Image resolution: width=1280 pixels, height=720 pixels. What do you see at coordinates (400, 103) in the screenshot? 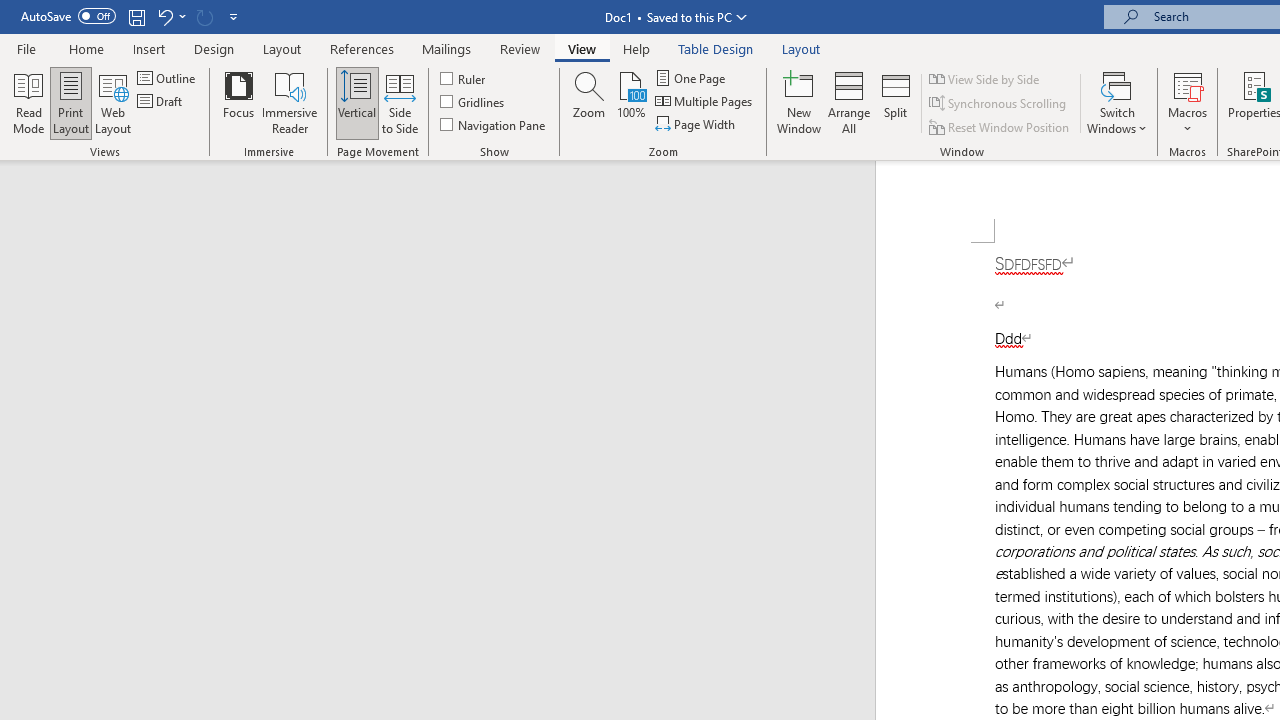
I see `'Side to Side'` at bounding box center [400, 103].